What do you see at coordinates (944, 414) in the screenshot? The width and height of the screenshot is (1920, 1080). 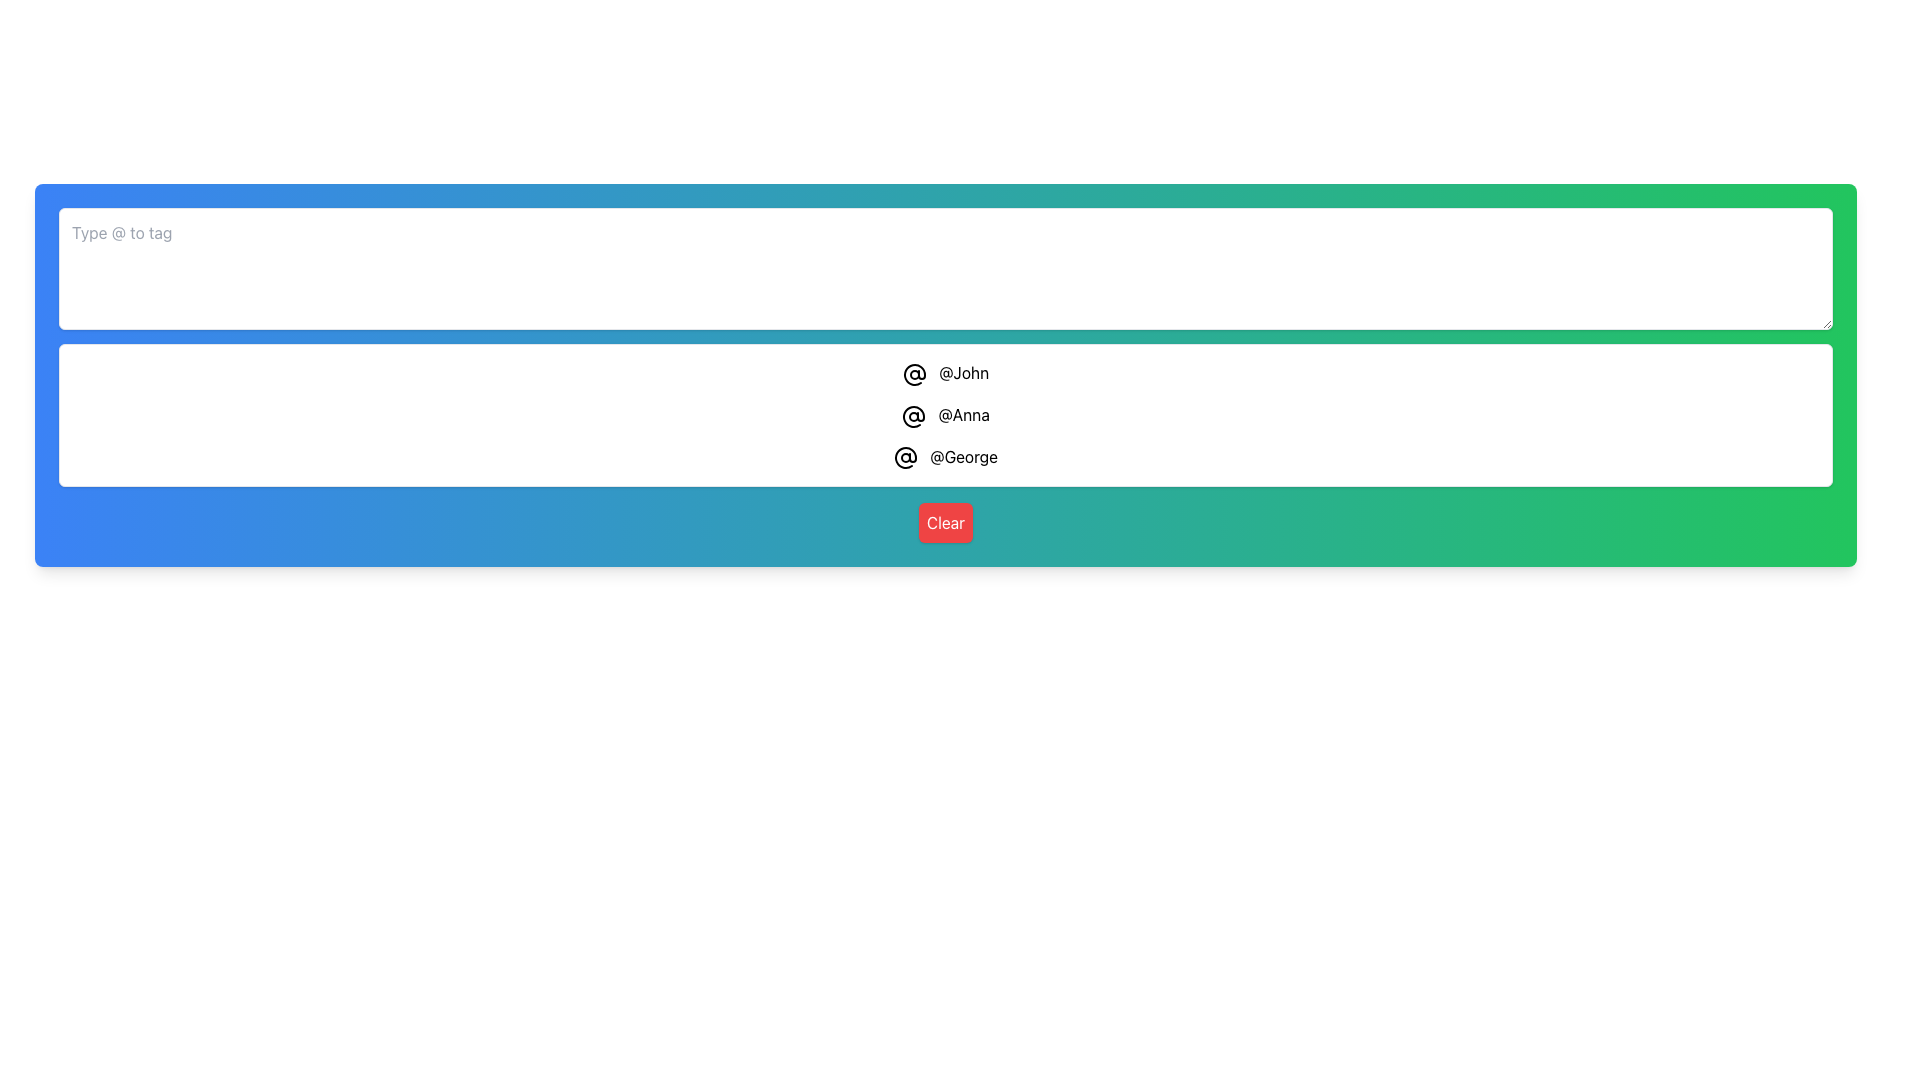 I see `the selectable list item displaying the text '@Anna' to activate its visual feedback` at bounding box center [944, 414].